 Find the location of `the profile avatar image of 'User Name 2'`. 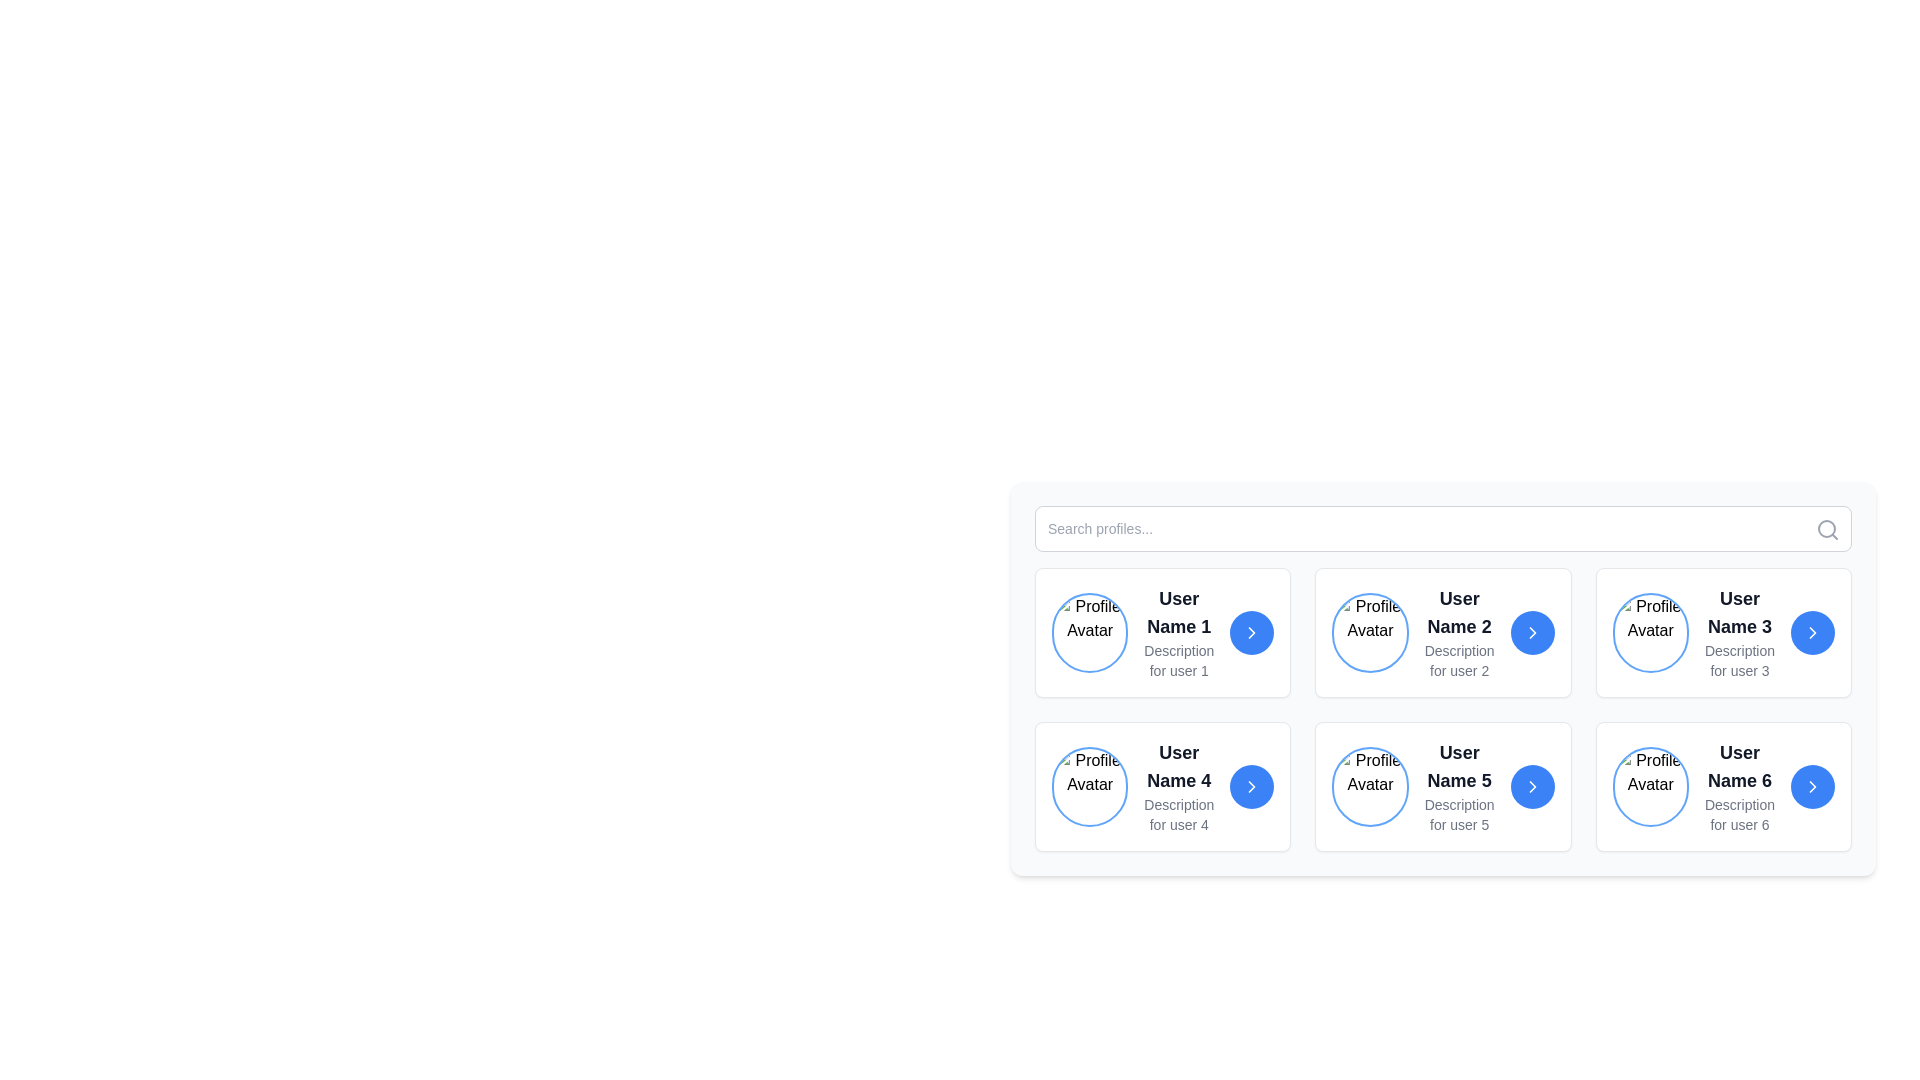

the profile avatar image of 'User Name 2' is located at coordinates (1368, 632).